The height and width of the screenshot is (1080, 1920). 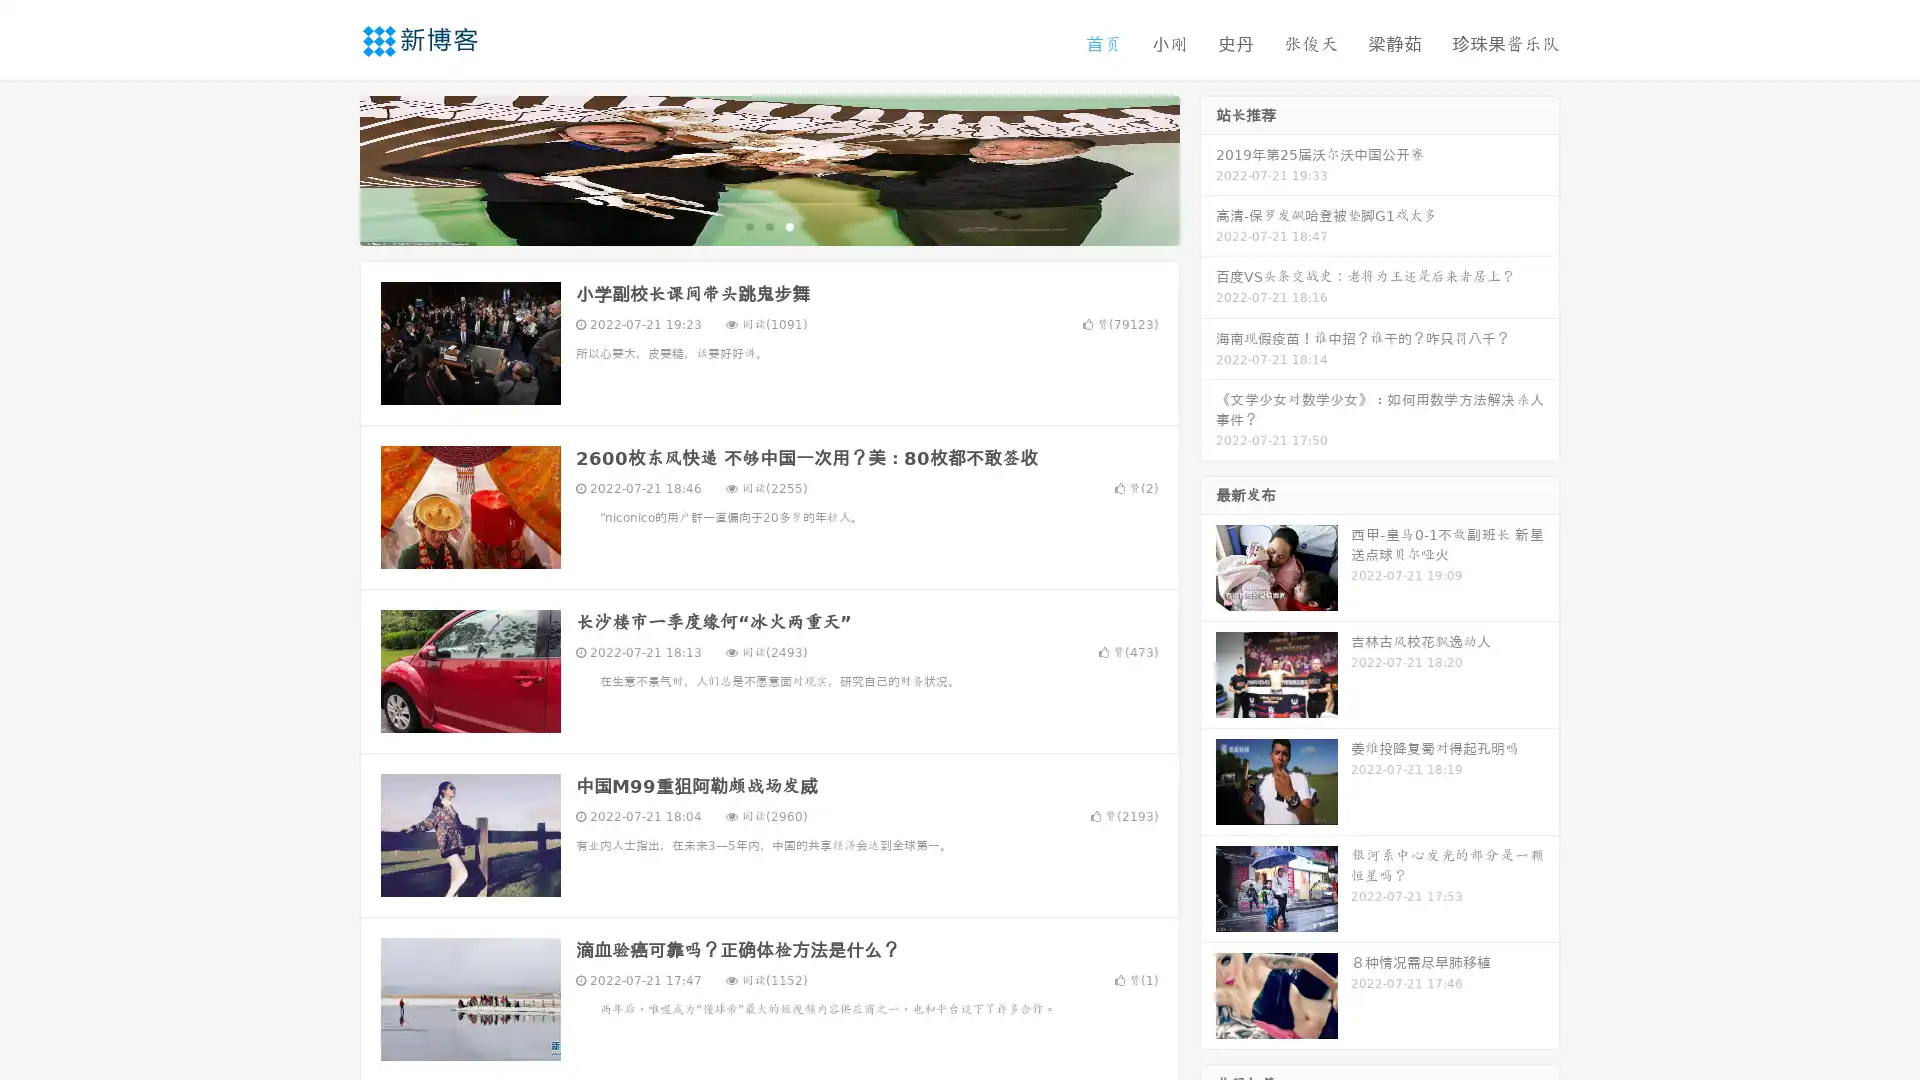 What do you see at coordinates (789, 225) in the screenshot?
I see `Go to slide 3` at bounding box center [789, 225].